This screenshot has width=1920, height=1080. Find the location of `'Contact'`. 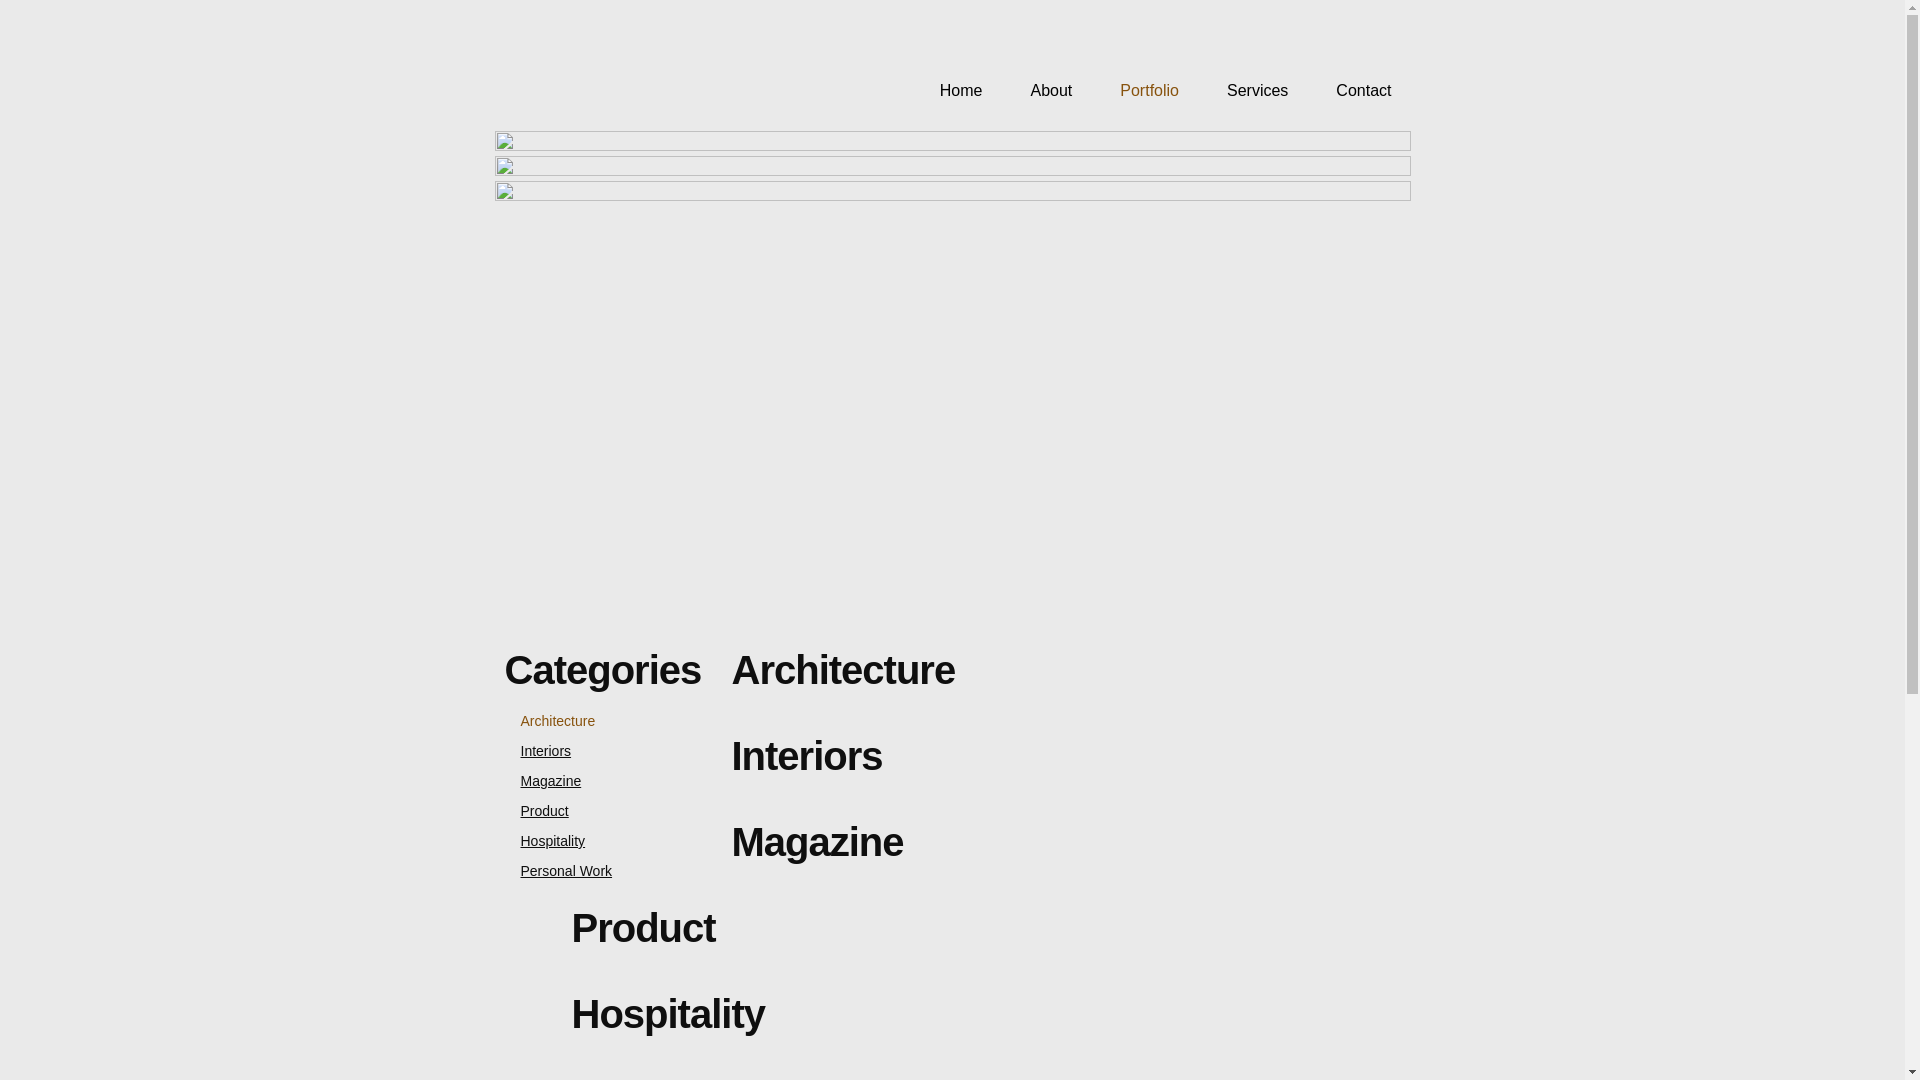

'Contact' is located at coordinates (1353, 91).